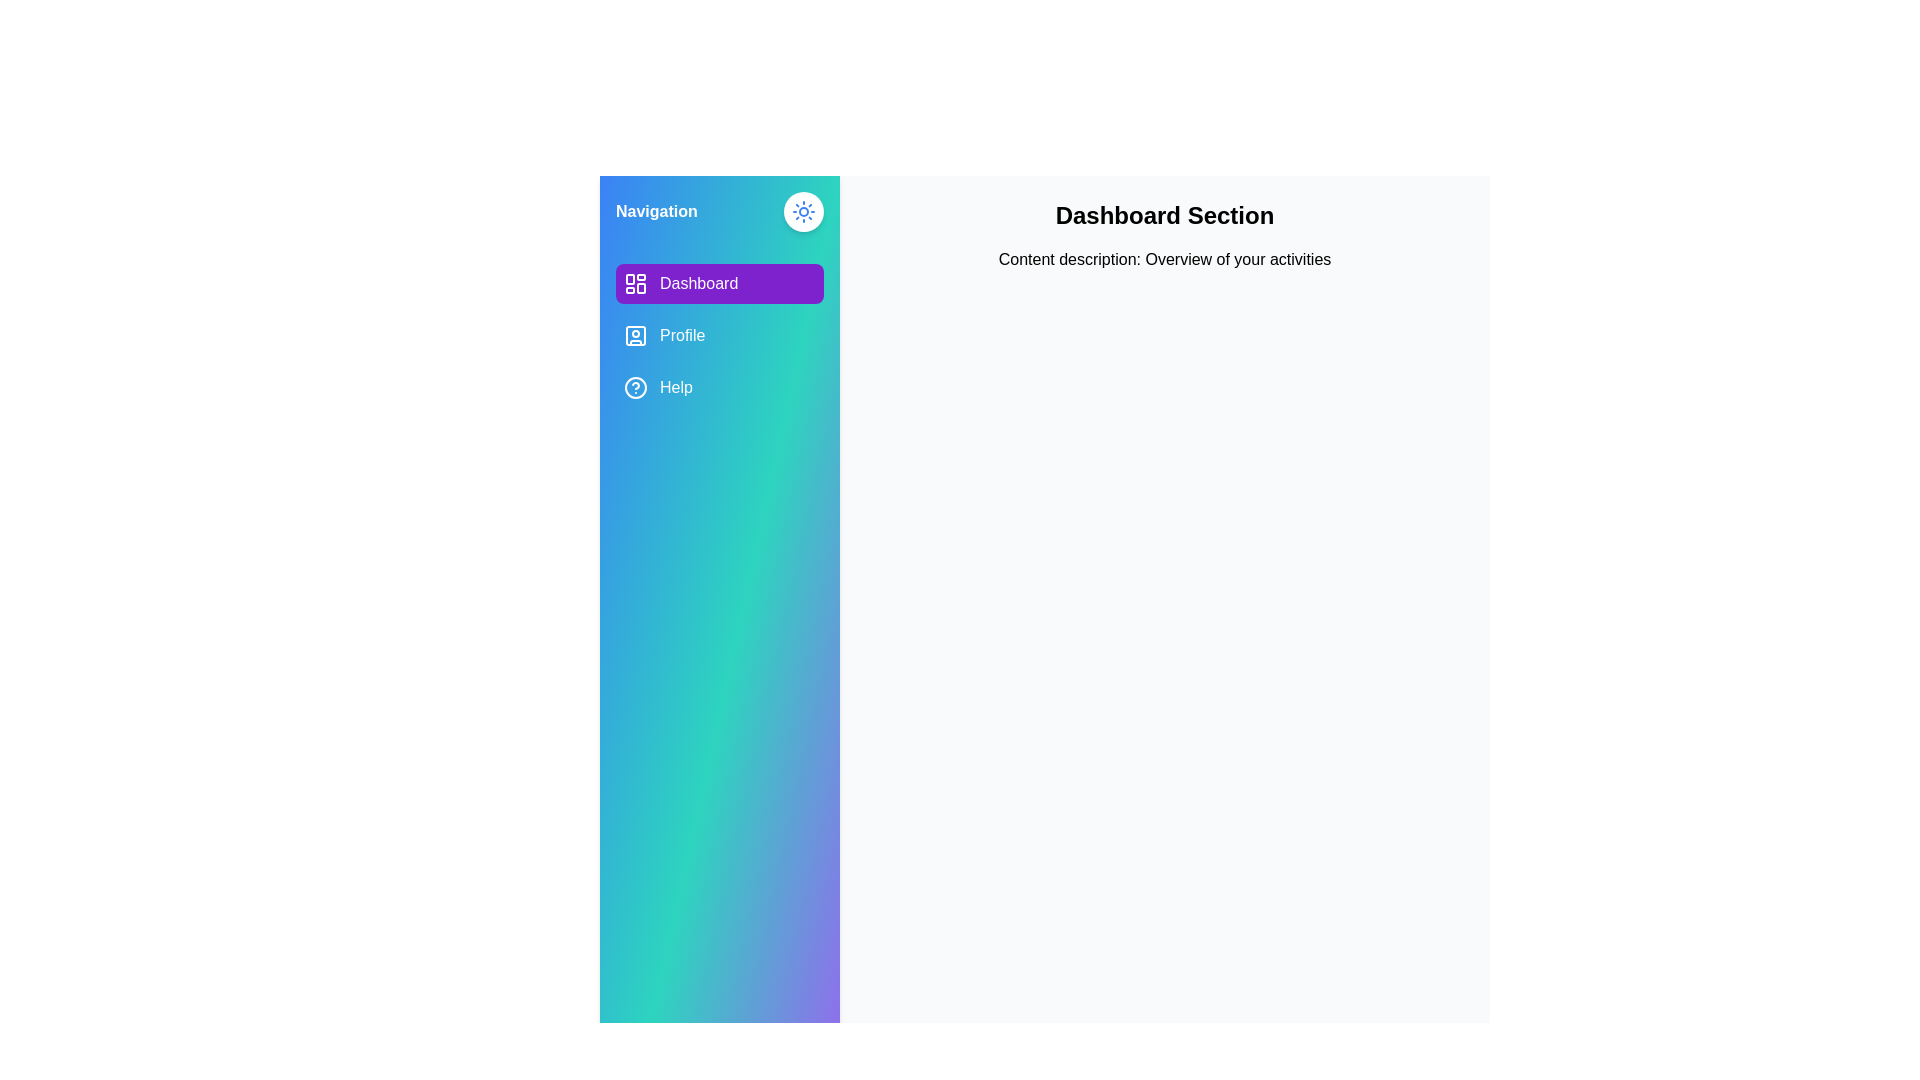  What do you see at coordinates (720, 334) in the screenshot?
I see `the Profile tab in the menu to see its hover effect` at bounding box center [720, 334].